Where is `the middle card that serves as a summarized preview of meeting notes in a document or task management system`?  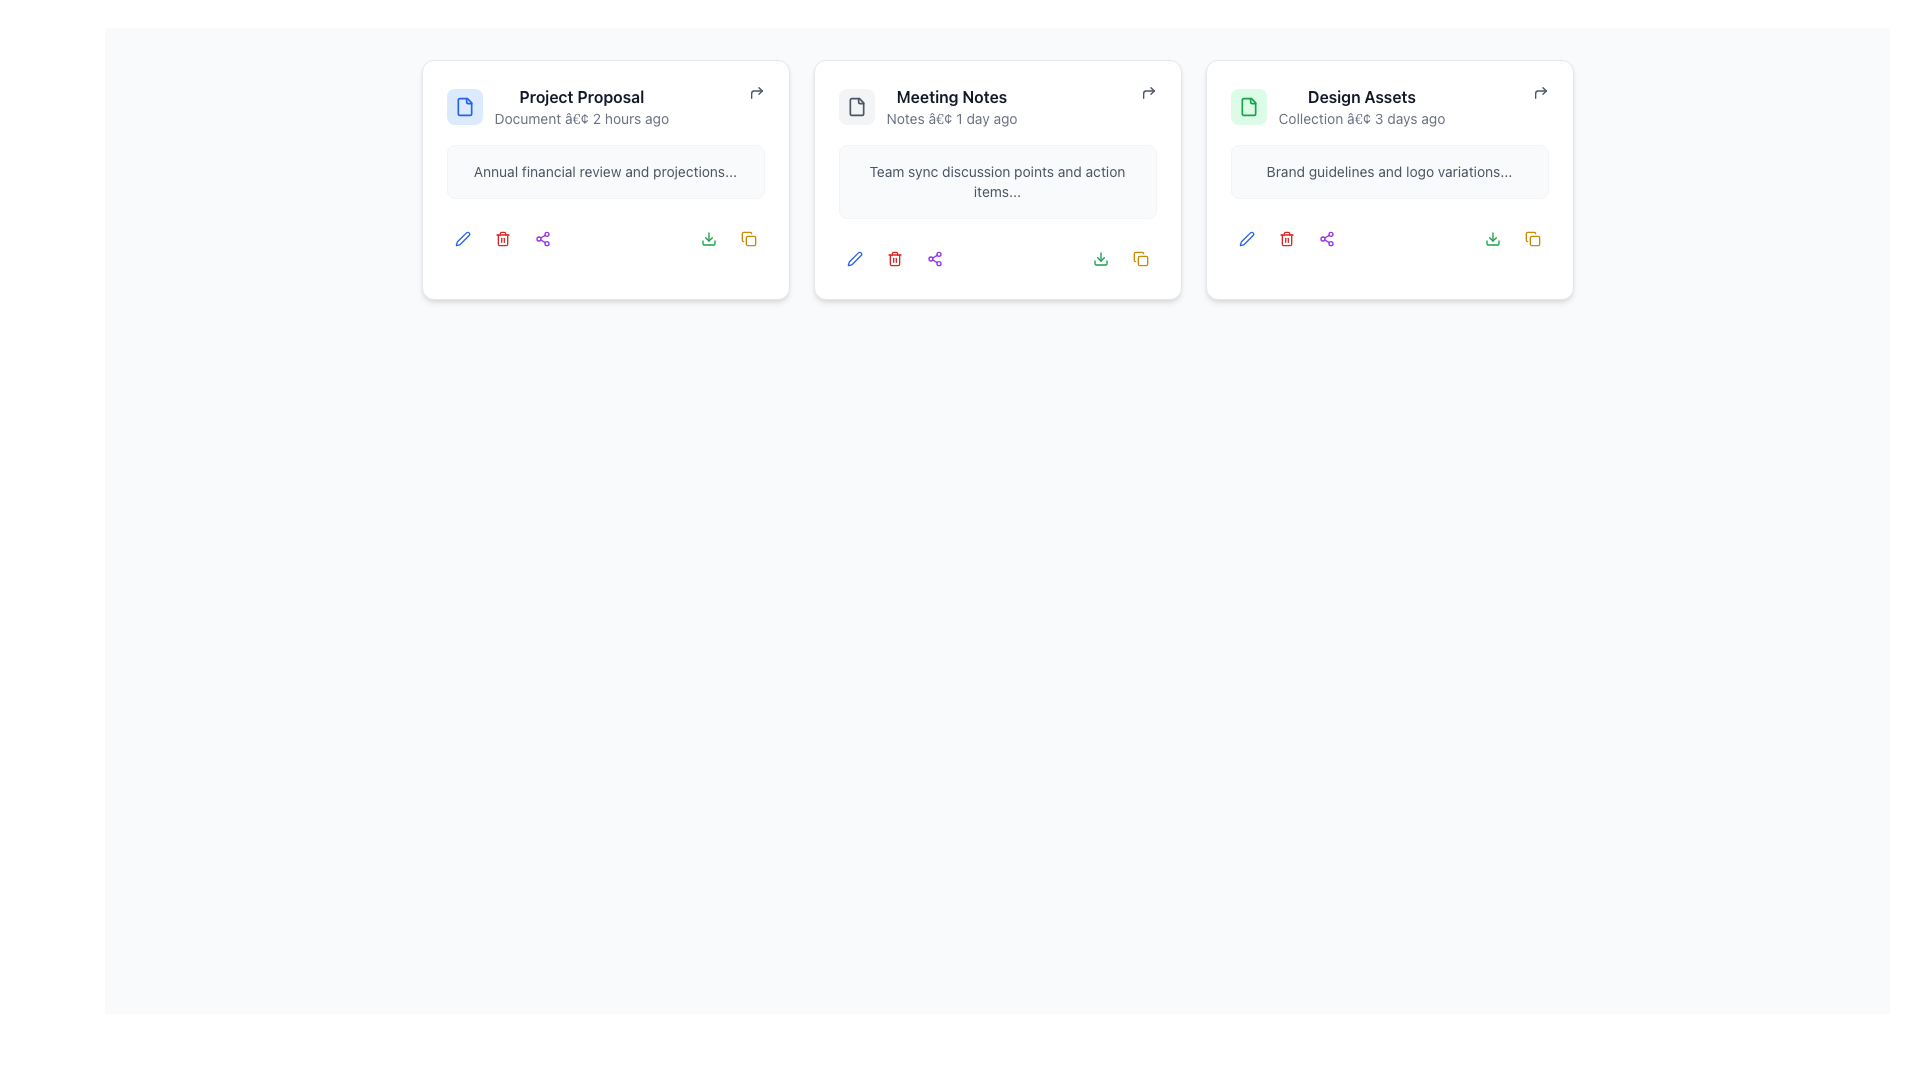
the middle card that serves as a summarized preview of meeting notes in a document or task management system is located at coordinates (997, 180).